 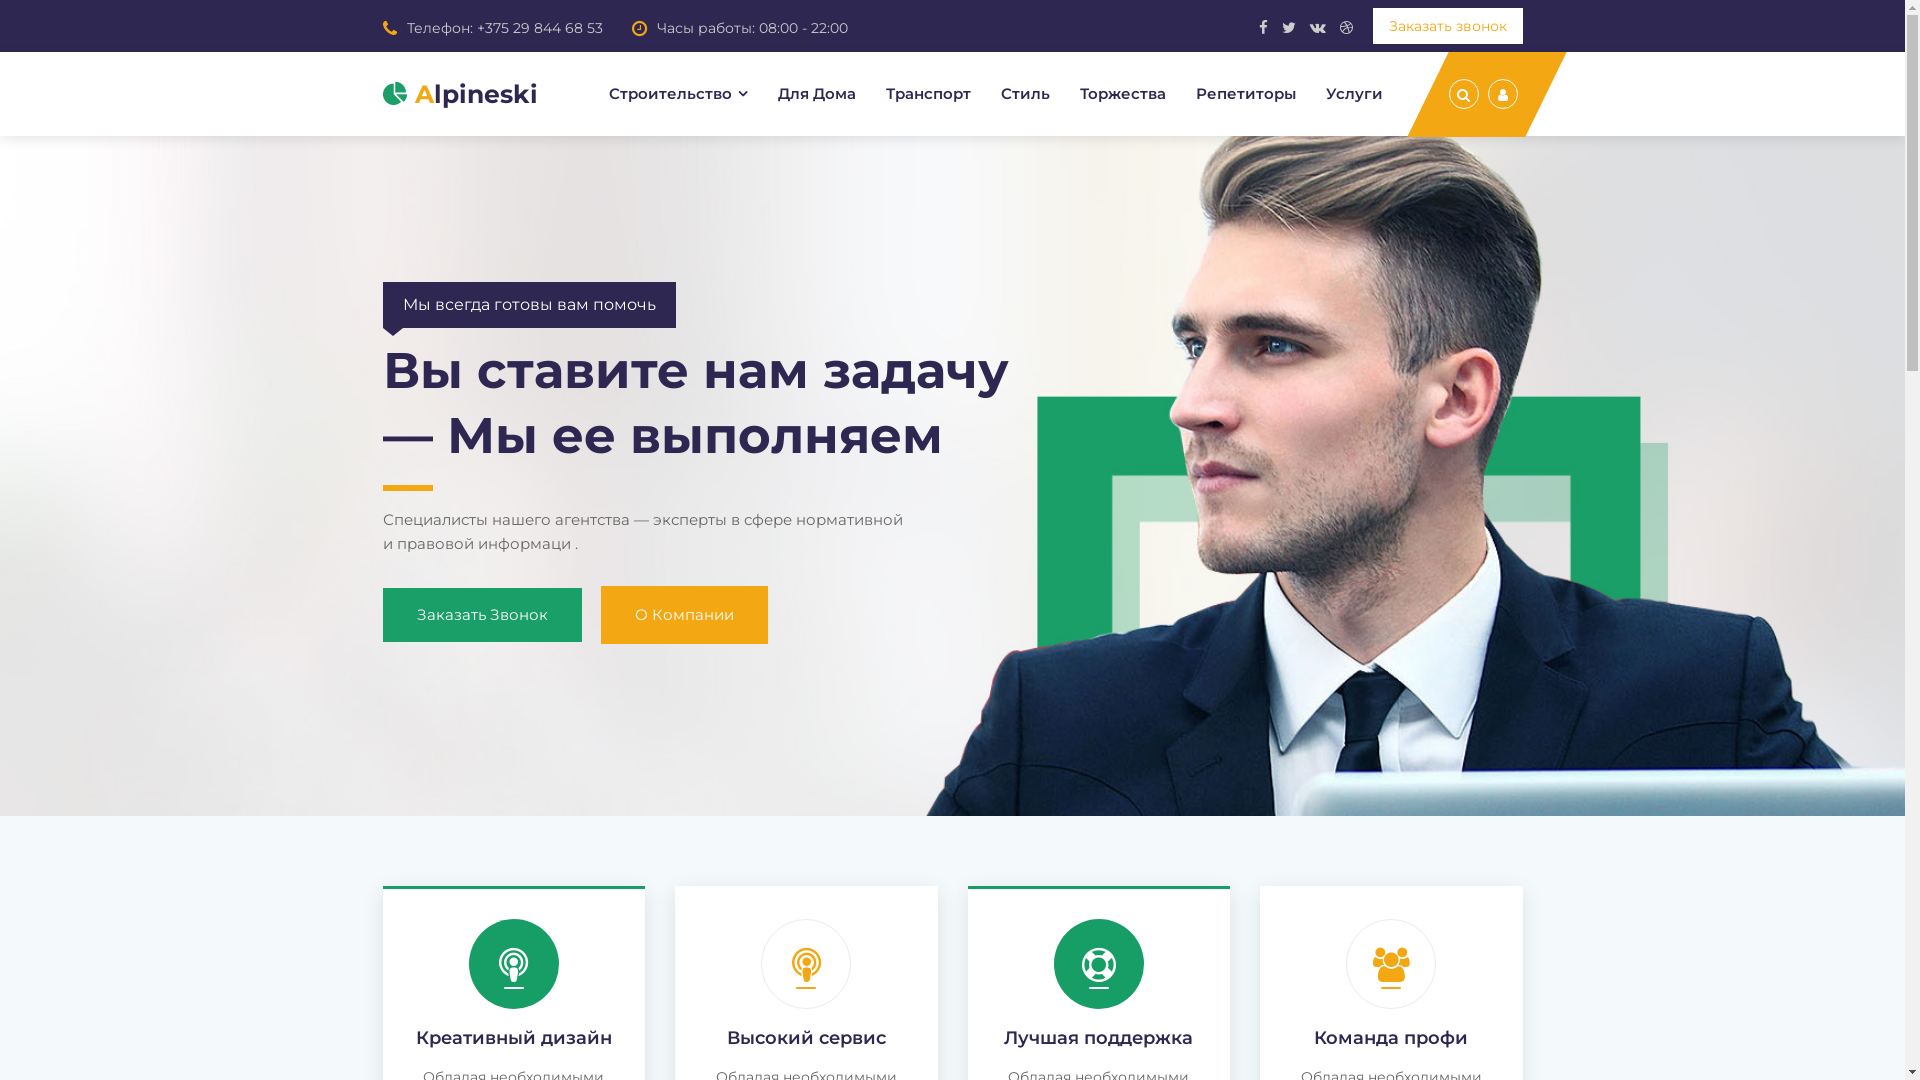 What do you see at coordinates (458, 93) in the screenshot?
I see `'Alpineski'` at bounding box center [458, 93].